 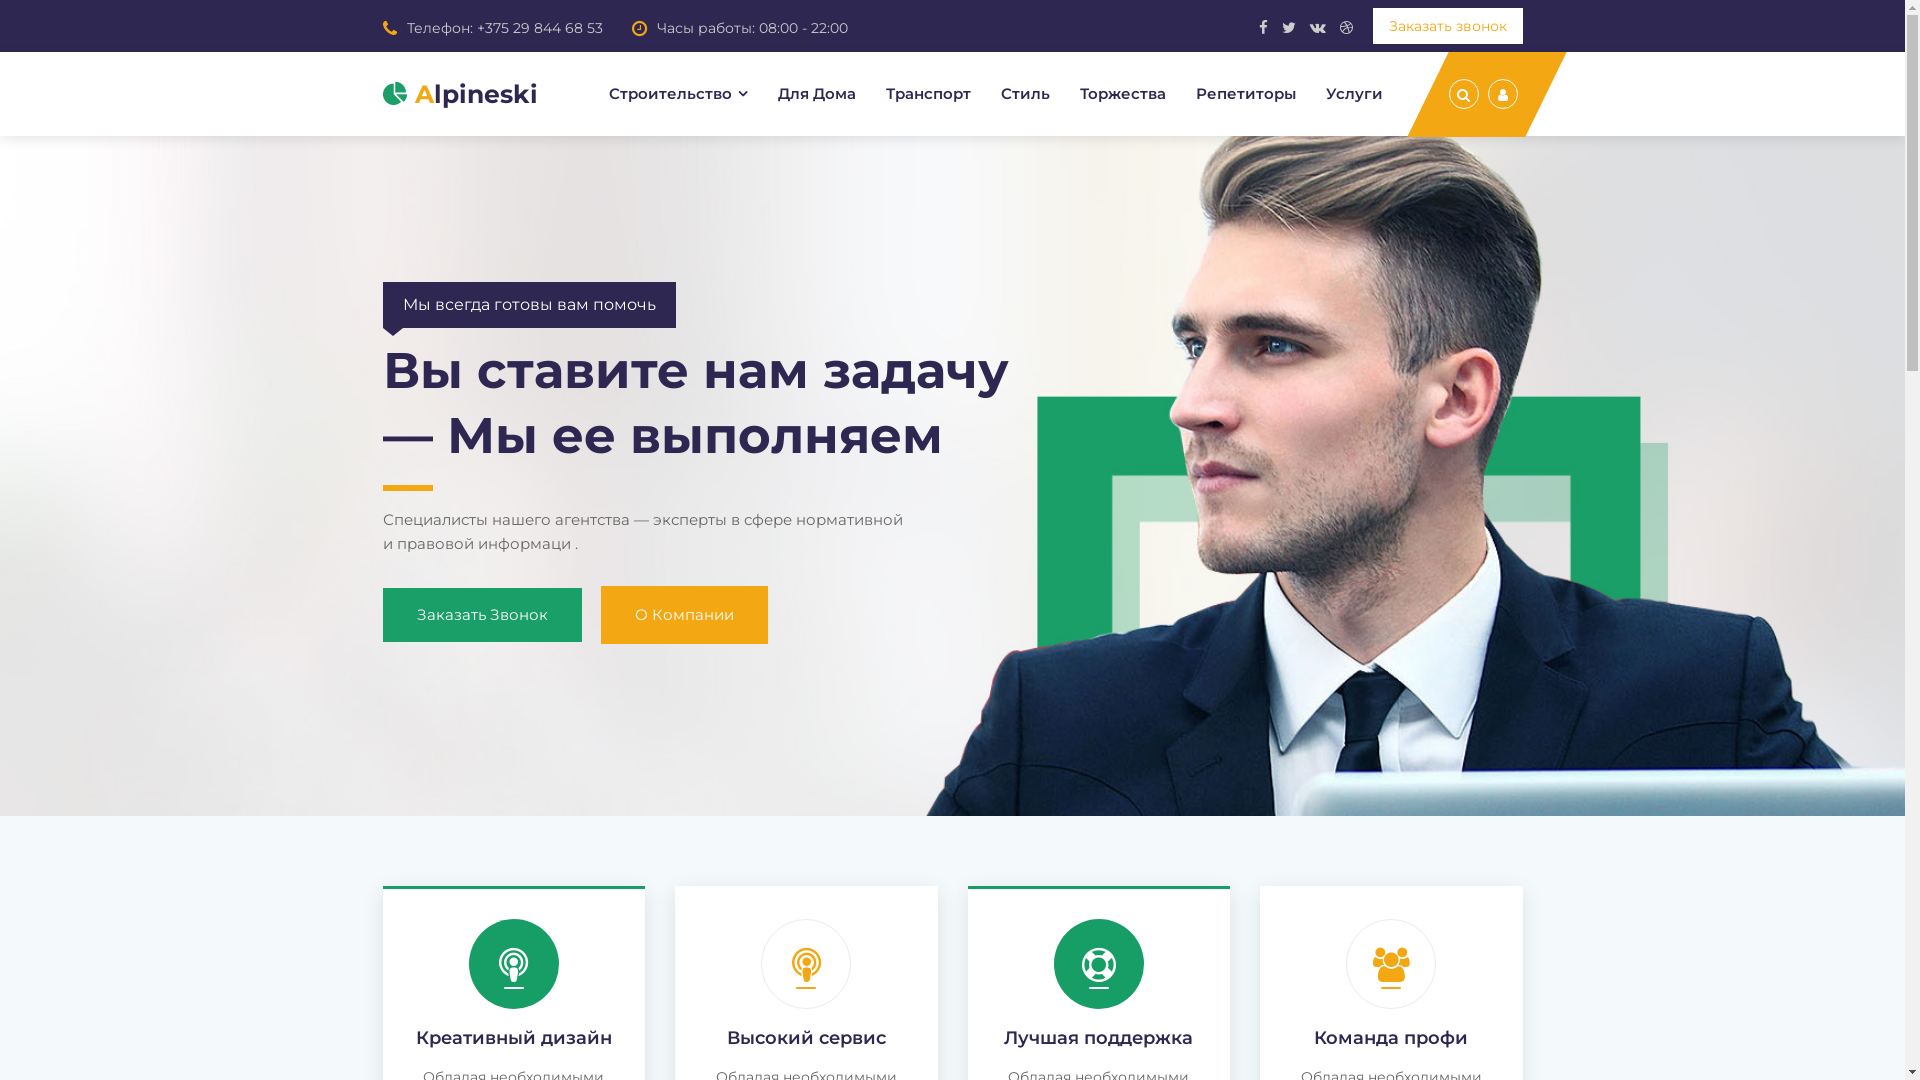 What do you see at coordinates (458, 93) in the screenshot?
I see `'Alpineski'` at bounding box center [458, 93].